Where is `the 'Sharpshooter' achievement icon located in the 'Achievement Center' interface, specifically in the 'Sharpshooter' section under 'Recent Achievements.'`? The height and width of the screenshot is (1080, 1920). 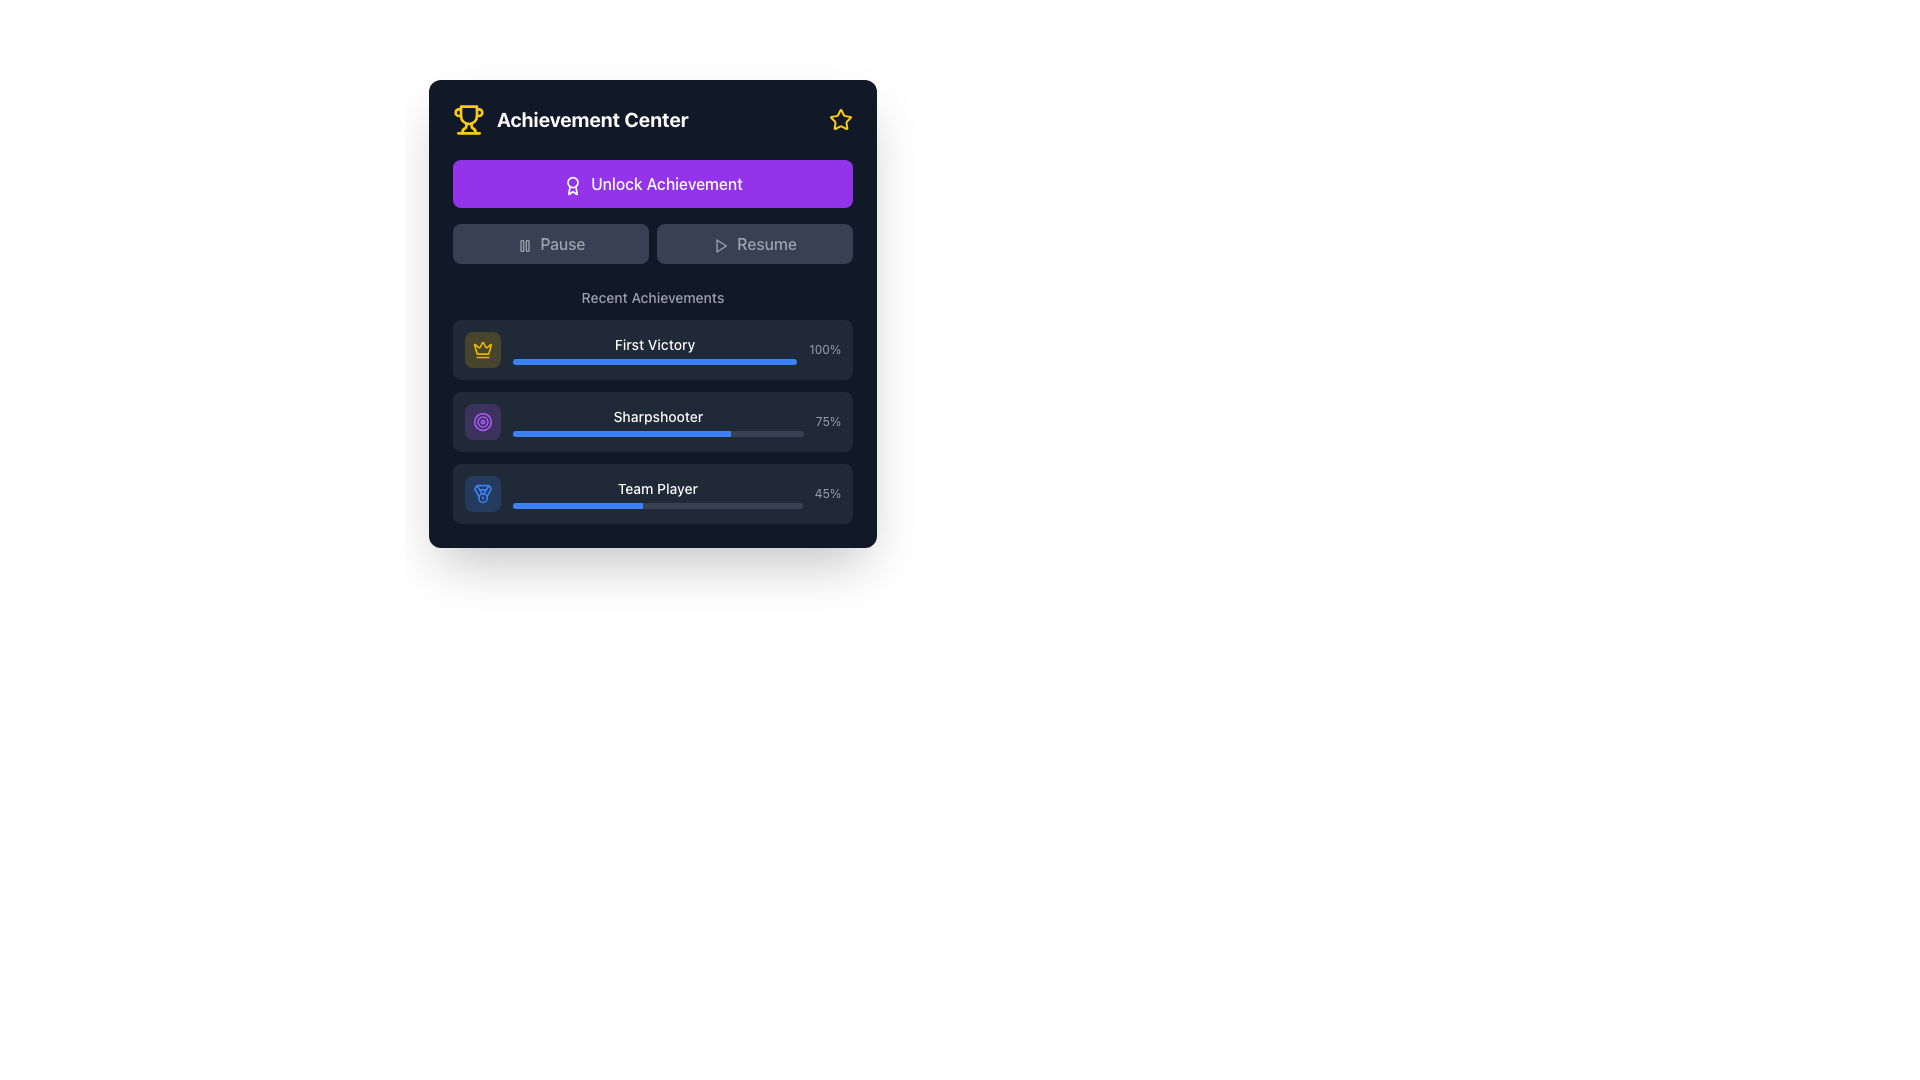 the 'Sharpshooter' achievement icon located in the 'Achievement Center' interface, specifically in the 'Sharpshooter' section under 'Recent Achievements.' is located at coordinates (483, 420).